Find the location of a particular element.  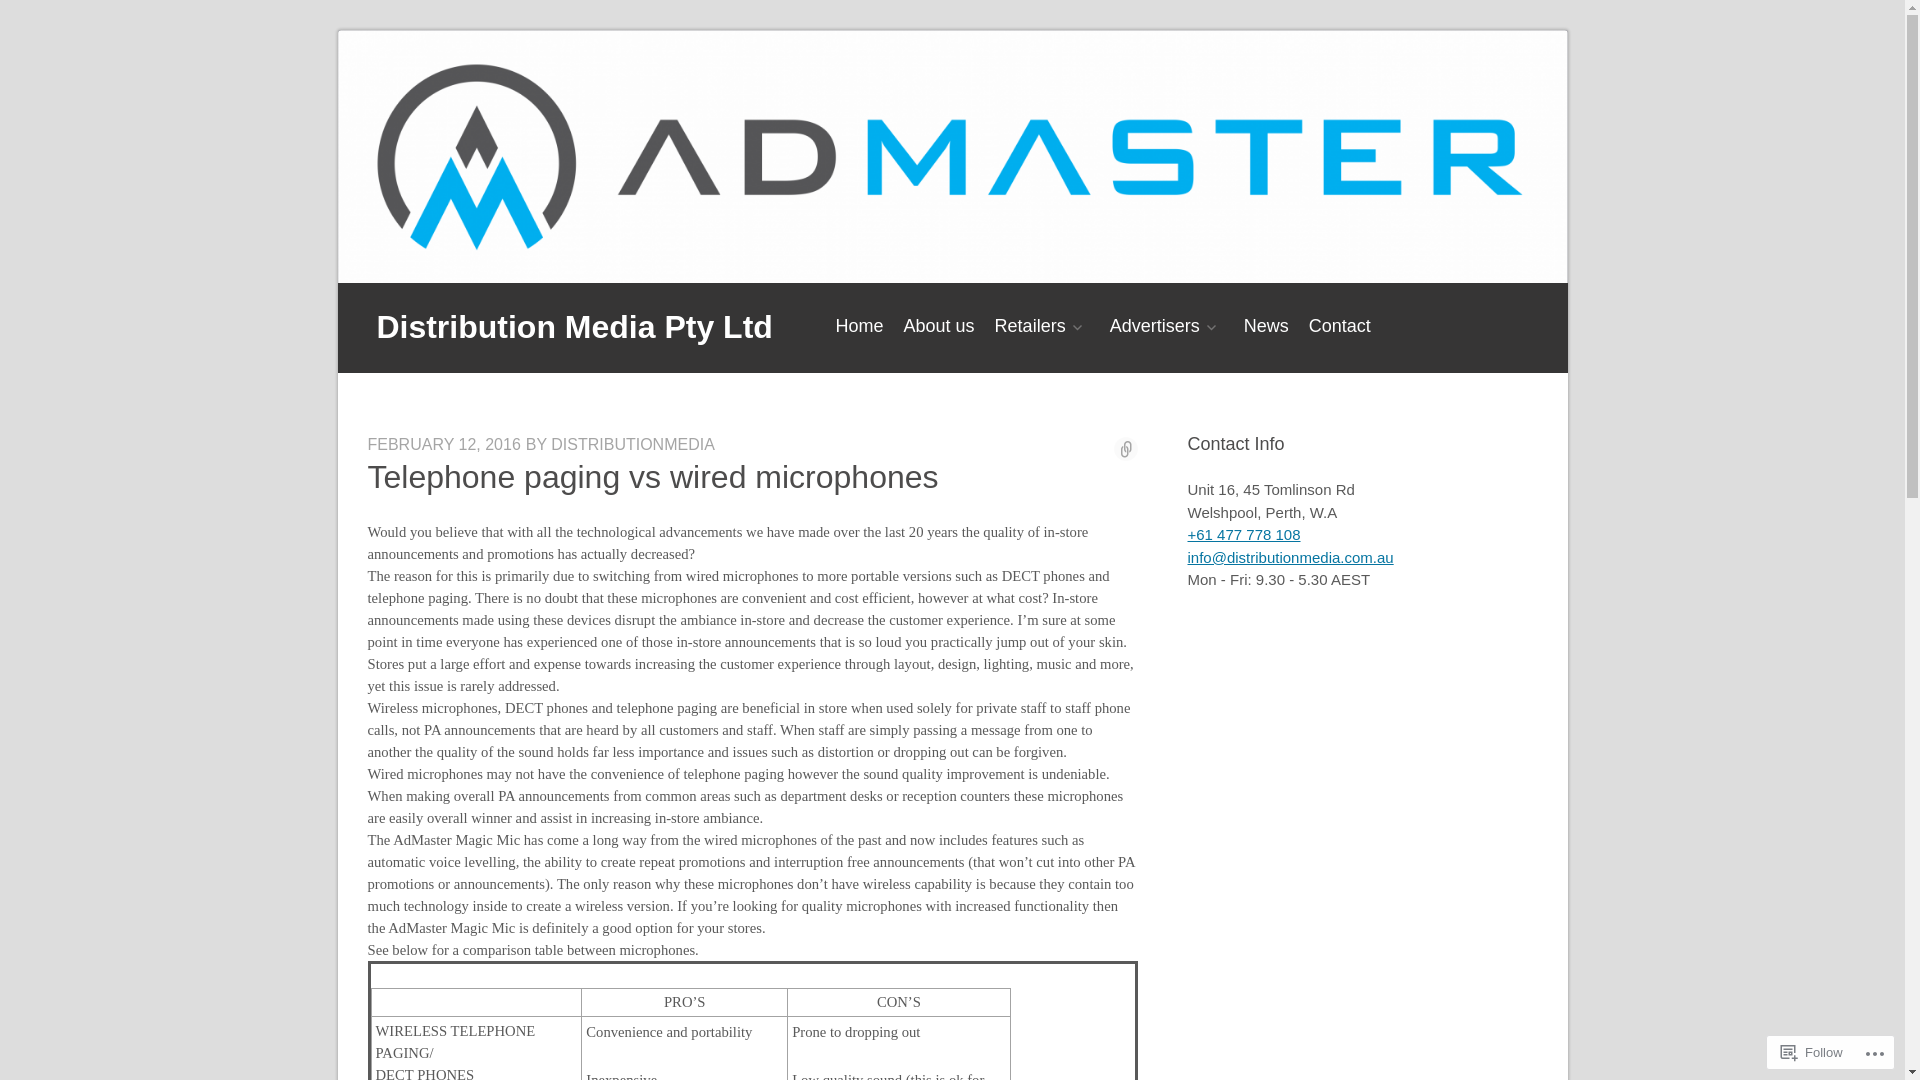

'Contact' is located at coordinates (1339, 325).